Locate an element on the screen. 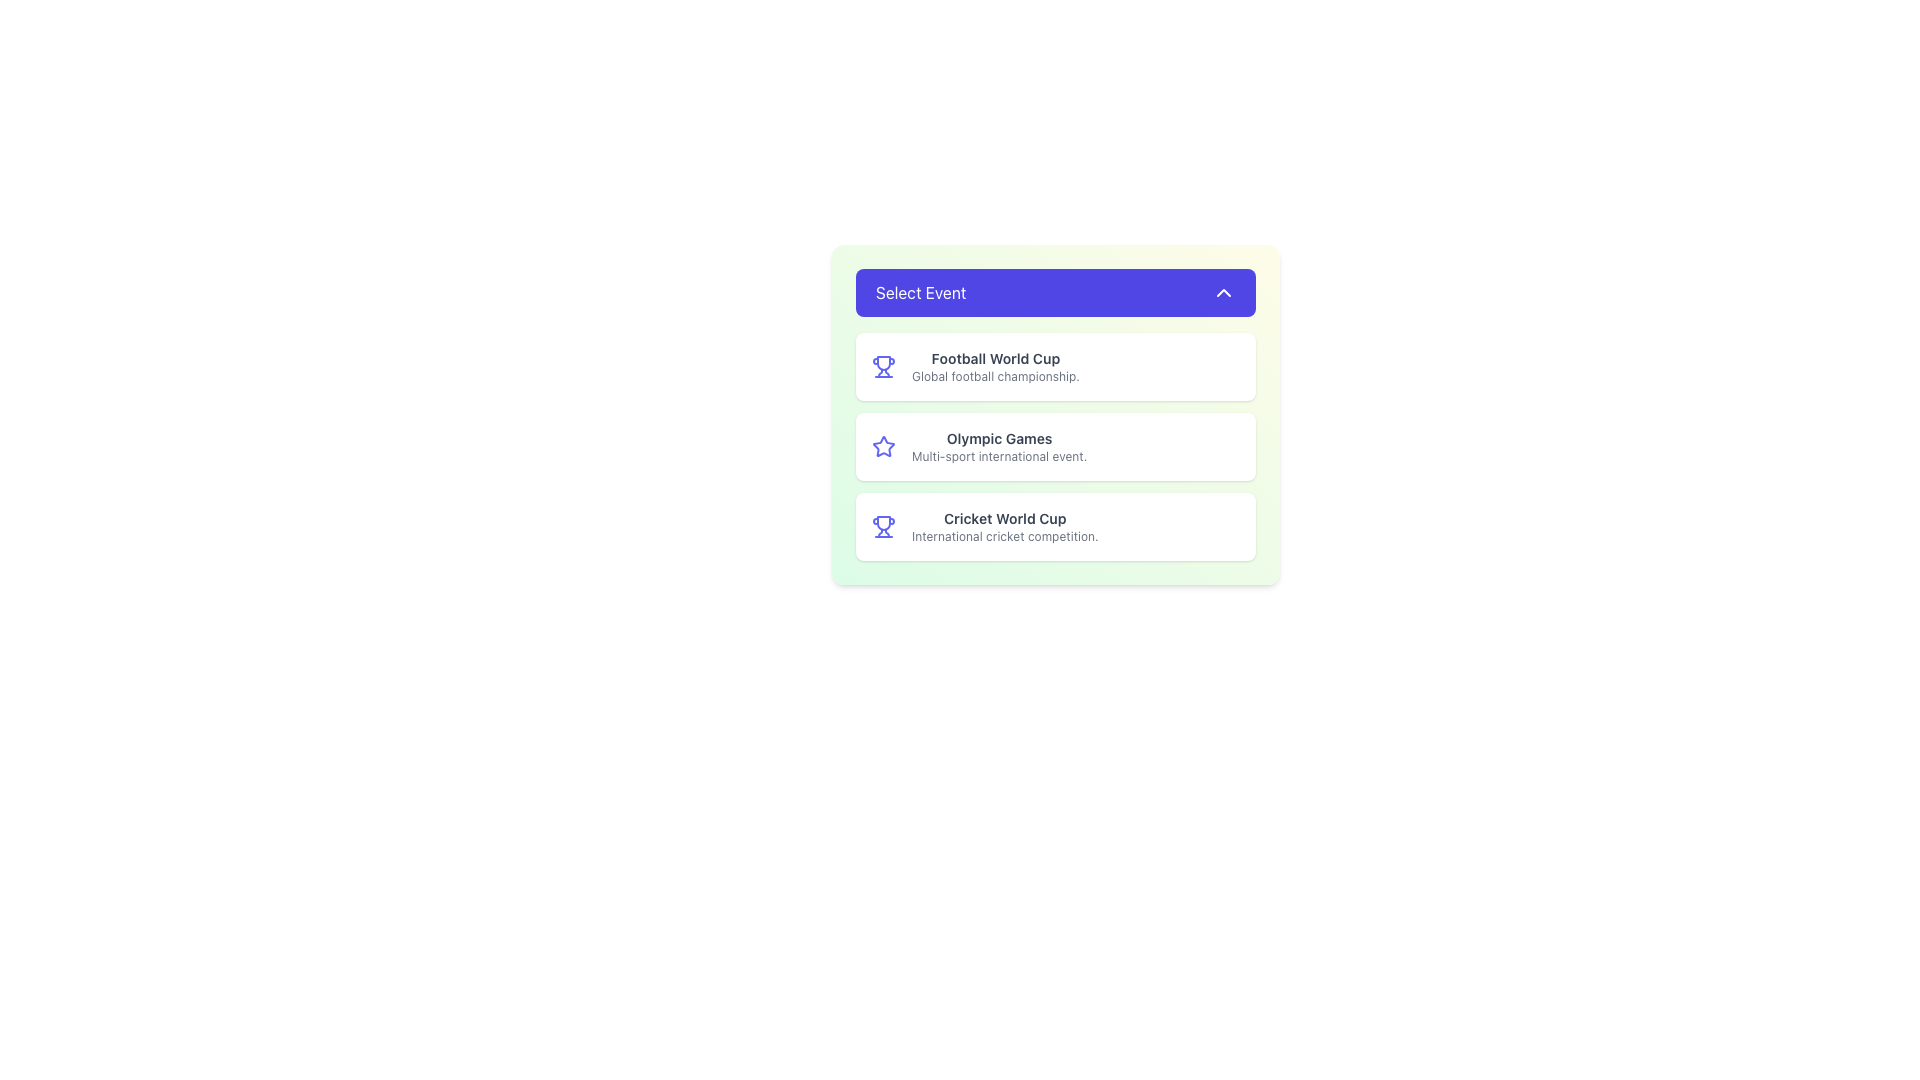  the text label indicating the title of the Olympic Games option is located at coordinates (999, 438).